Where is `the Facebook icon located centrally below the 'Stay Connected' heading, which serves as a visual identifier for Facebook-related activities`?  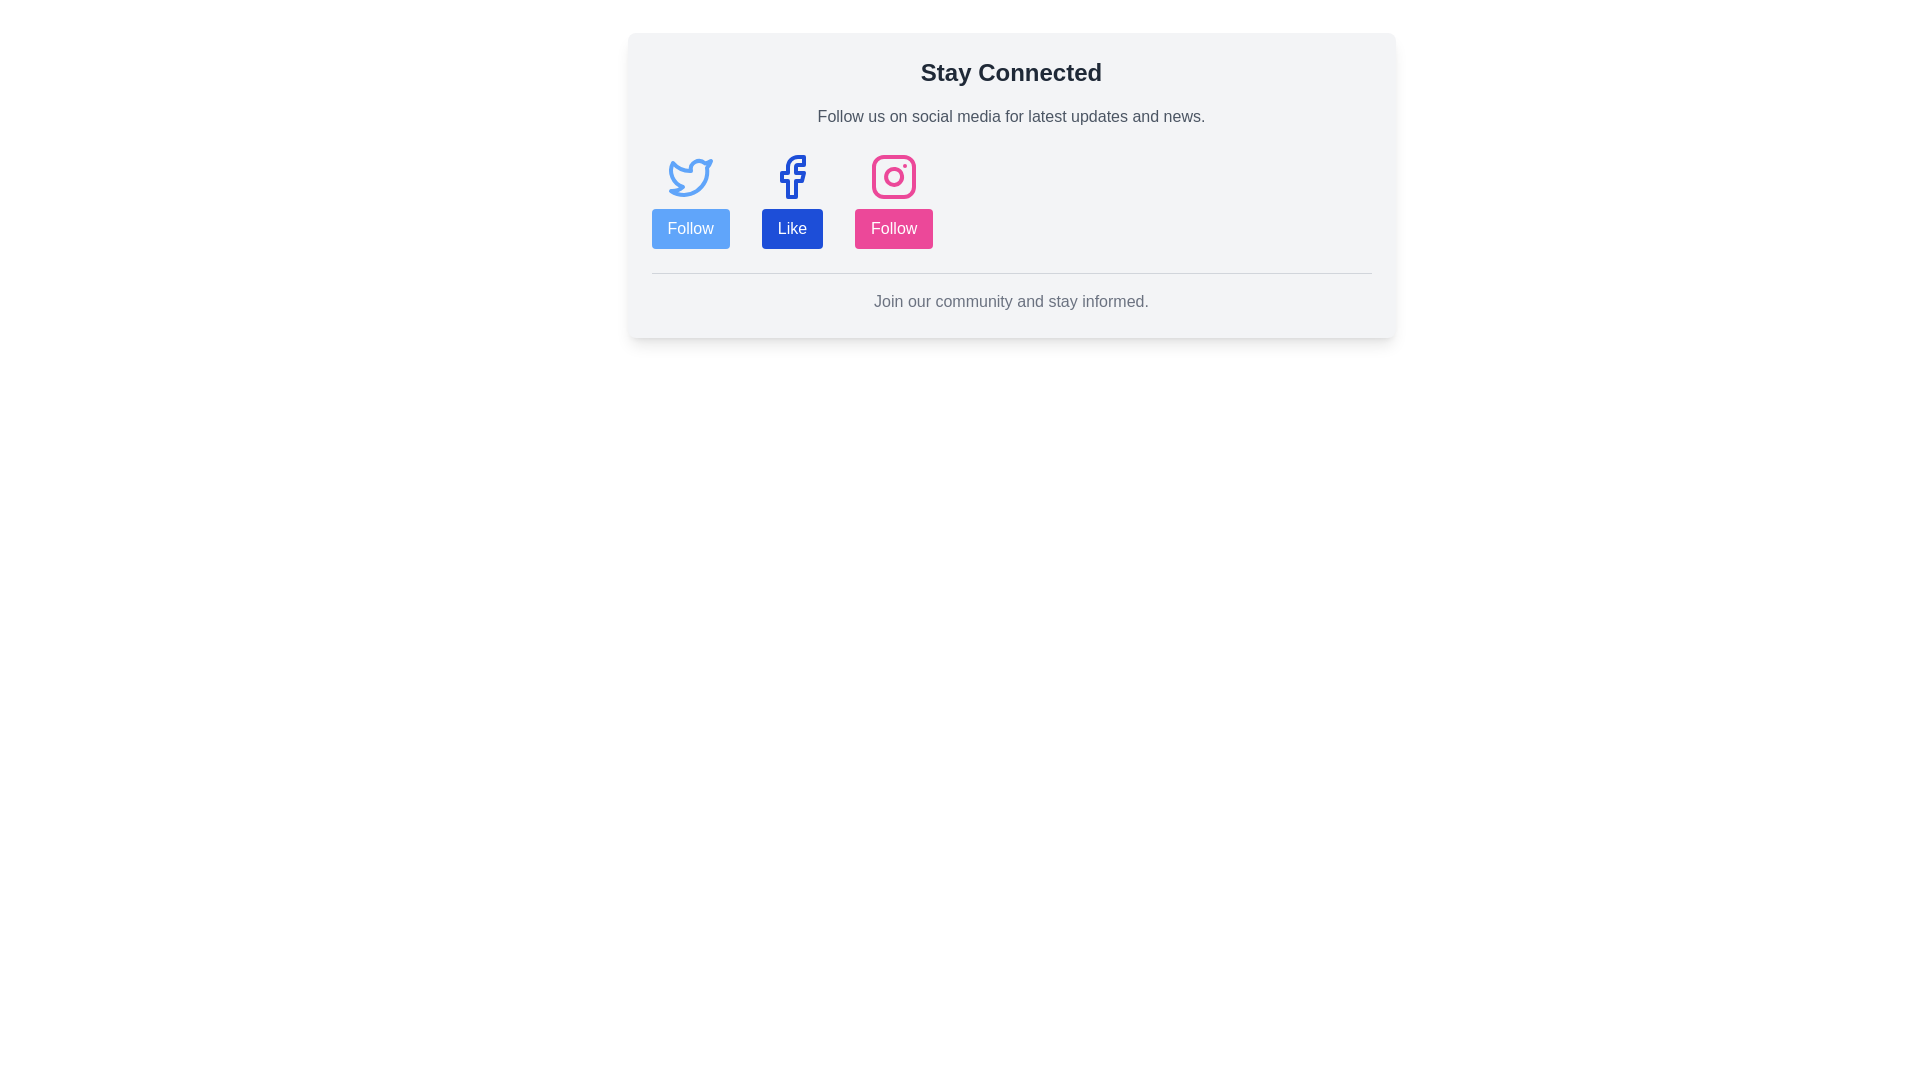
the Facebook icon located centrally below the 'Stay Connected' heading, which serves as a visual identifier for Facebook-related activities is located at coordinates (791, 176).